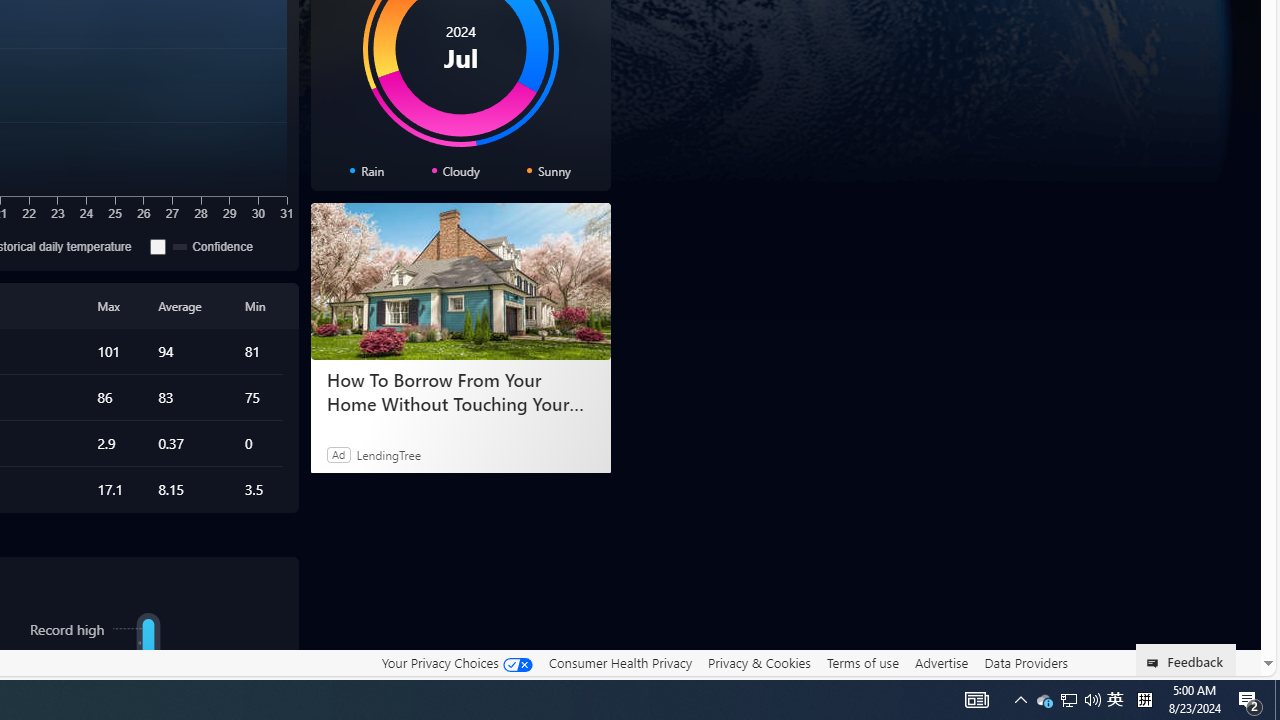 This screenshot has height=720, width=1280. I want to click on 'Consumer Health Privacy', so click(619, 663).